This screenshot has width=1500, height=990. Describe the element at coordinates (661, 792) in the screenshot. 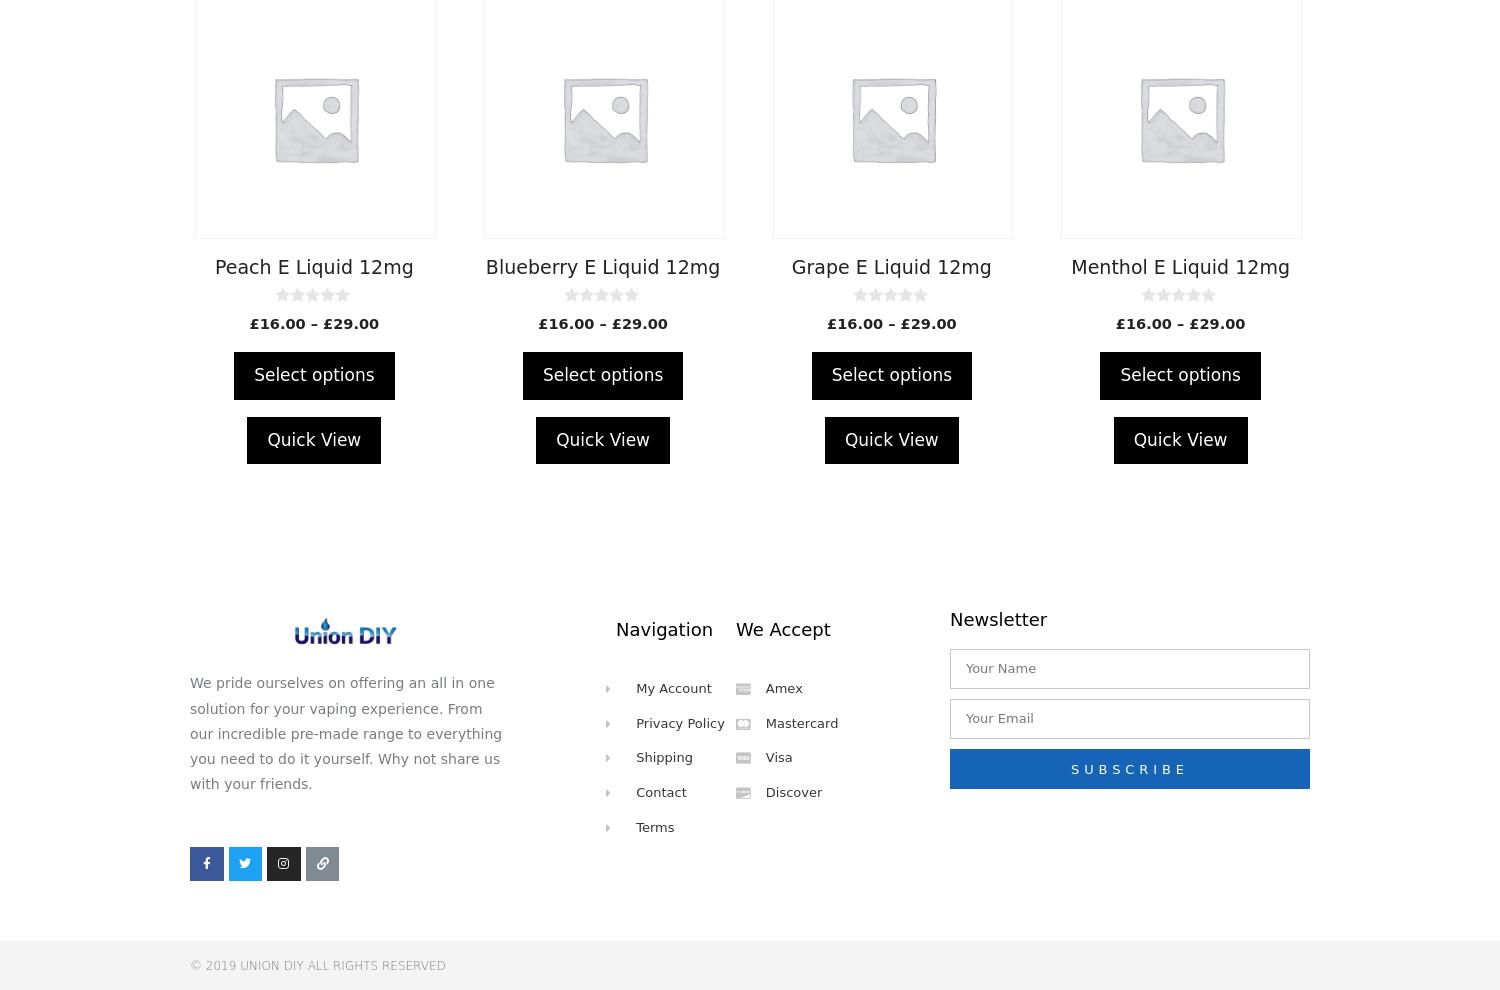

I see `'Contact'` at that location.